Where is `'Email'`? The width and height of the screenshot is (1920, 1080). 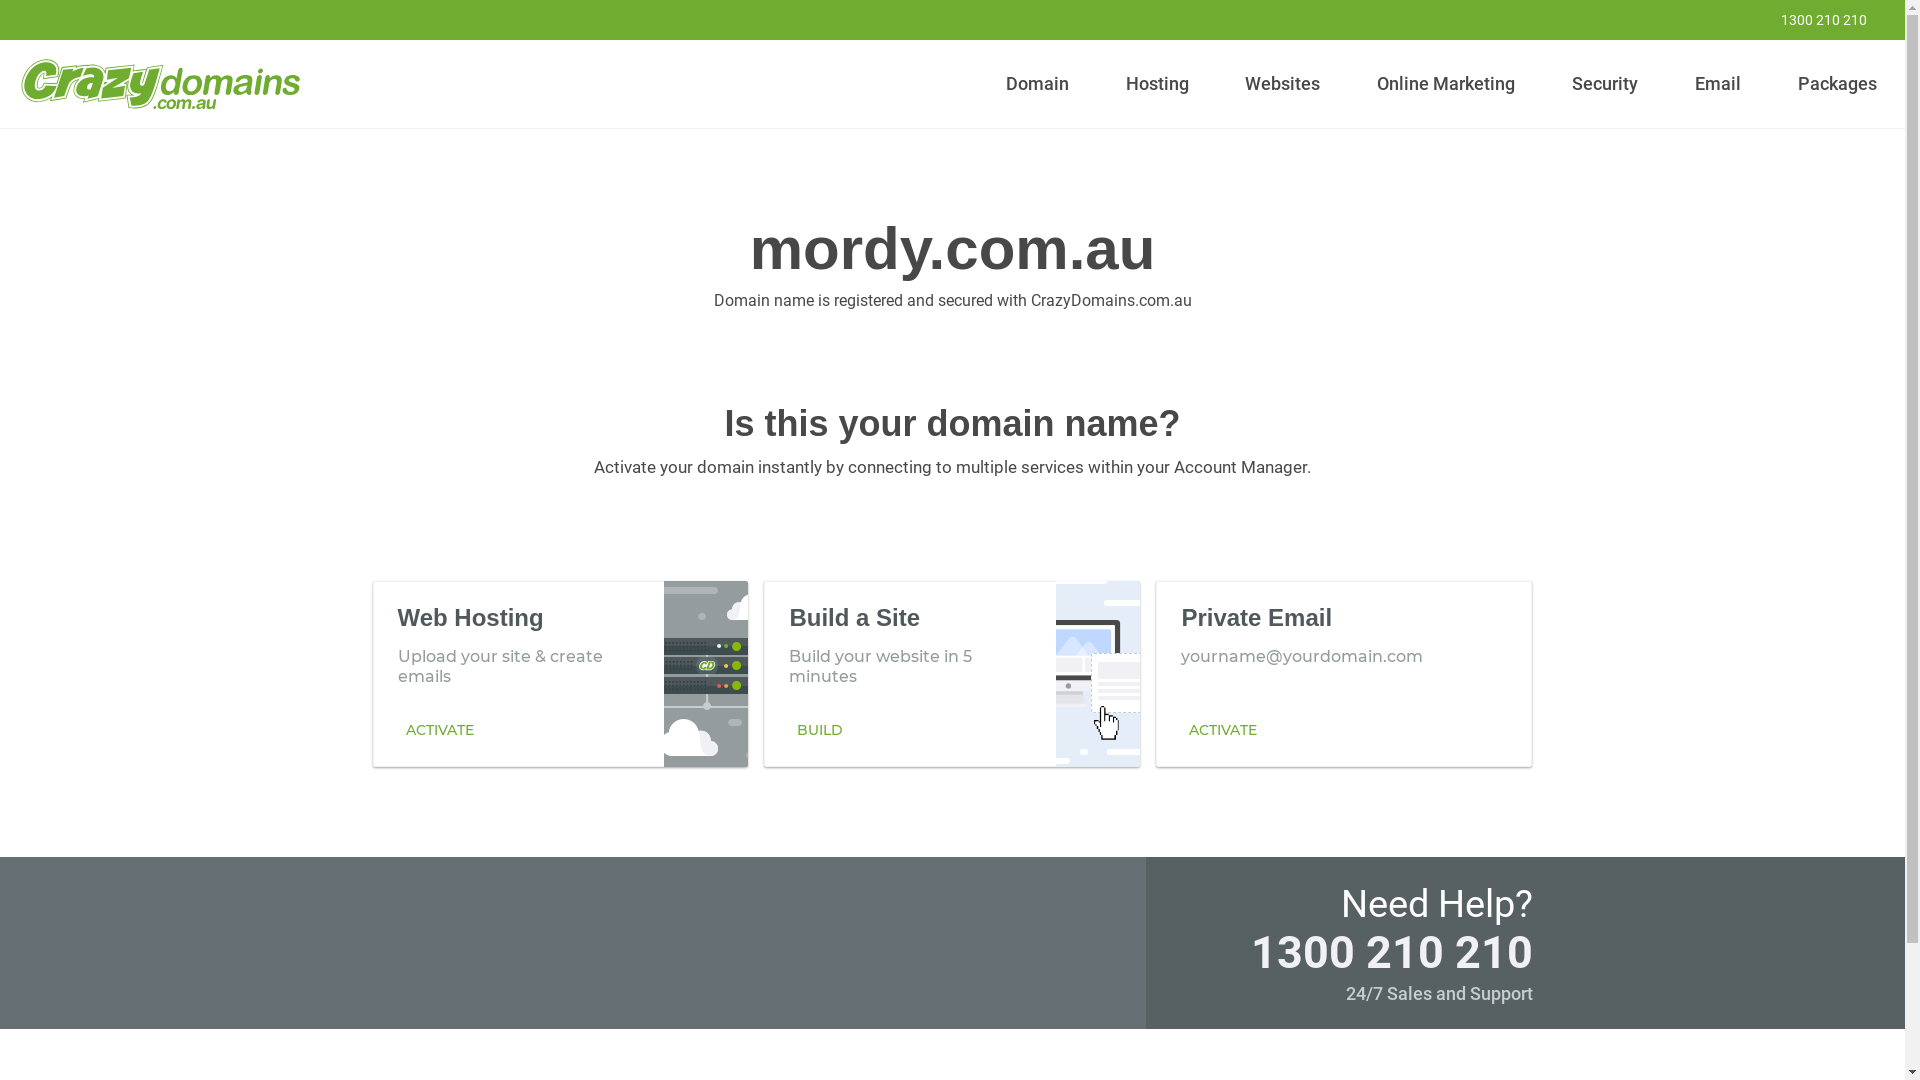 'Email' is located at coordinates (1716, 83).